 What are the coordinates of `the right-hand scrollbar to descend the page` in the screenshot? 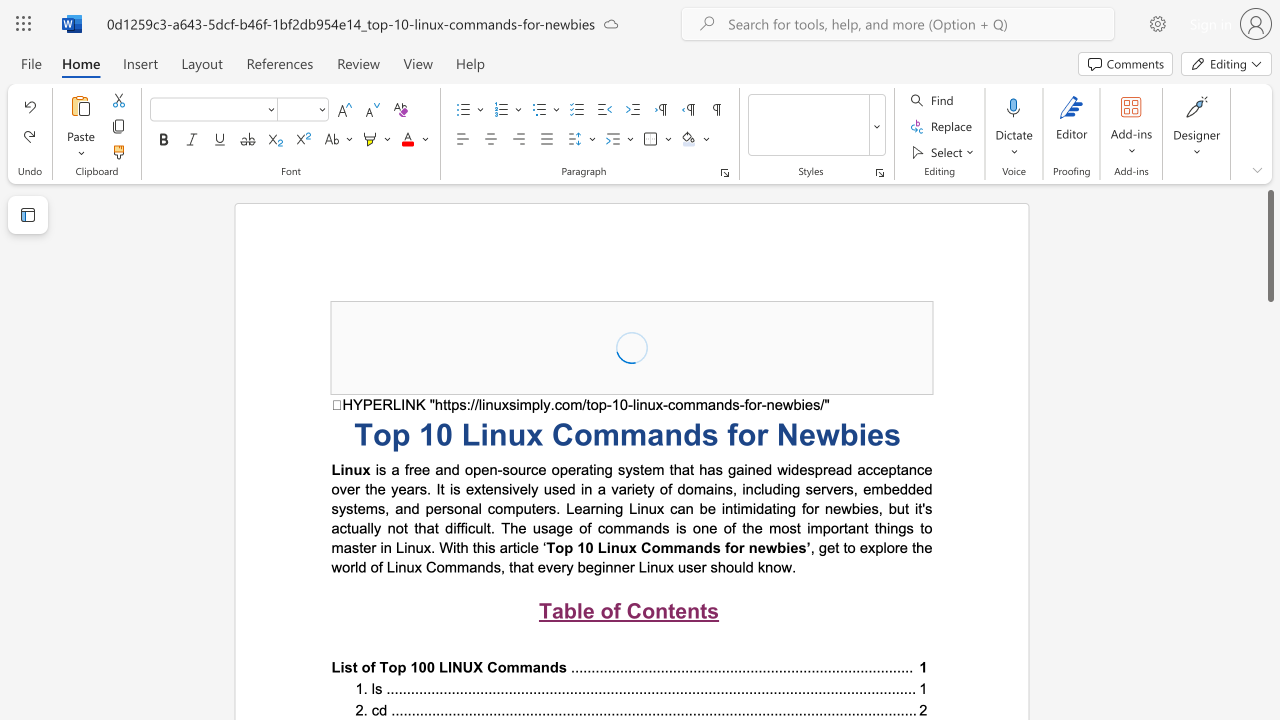 It's located at (1269, 670).